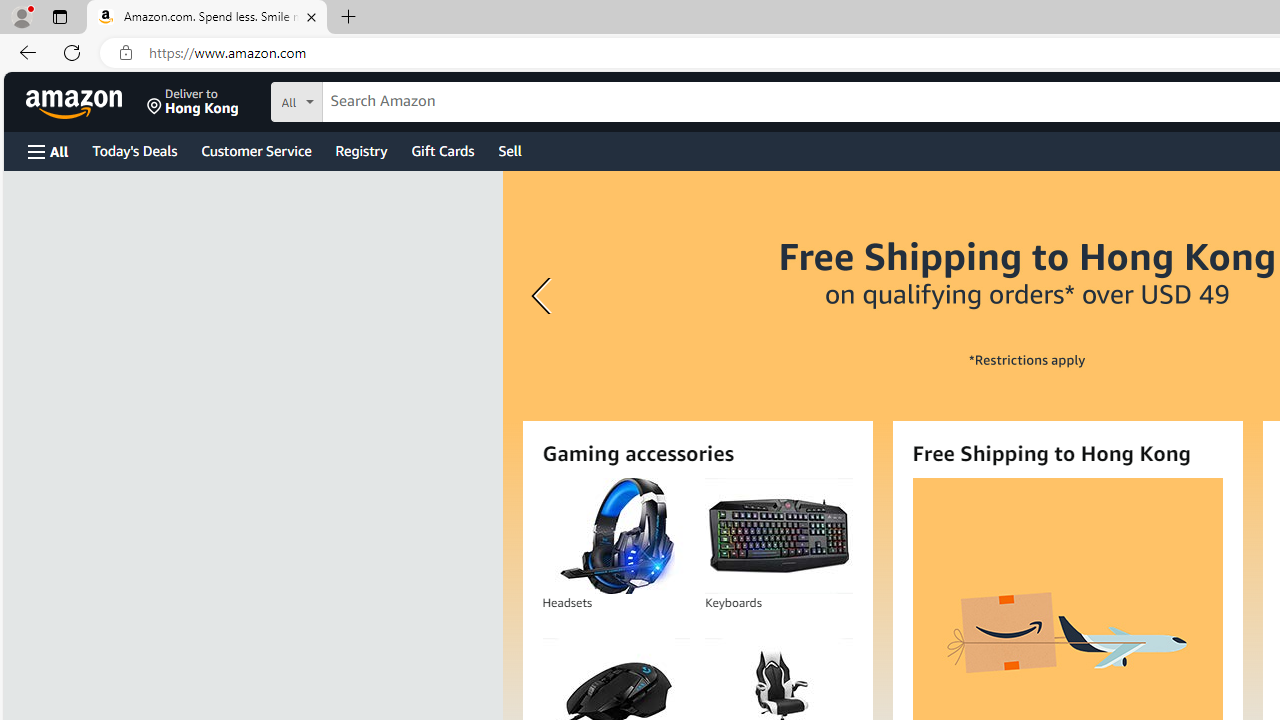 This screenshot has width=1280, height=720. Describe the element at coordinates (133, 149) in the screenshot. I see `'Today'` at that location.